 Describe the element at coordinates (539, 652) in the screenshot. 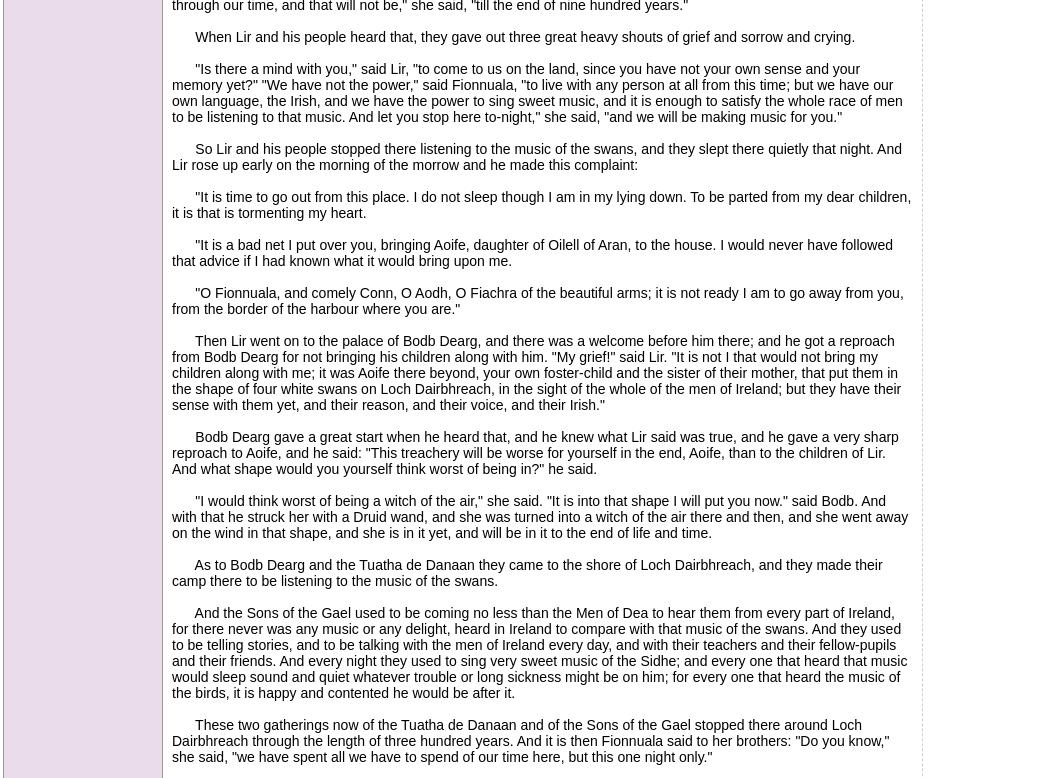

I see `'And the Sons of the Gael used to be coming no less than the Men of Dea to hear them from every part of Ireland, for there never was any music or any delight, heard in Ireland to compare with that music of the swans. And they used to be telling stories, and to be talking with the men of Ireland every day, and with their teachers and their fellow-pupils and their friends. And every night they used to sing very sweet music of the Sidhe; and every one that heard that music would sleep sound and quiet whatever trouble or long sickness might be on him; for every one that heard the music of the birds, it is happy and contented he would be after it.'` at that location.